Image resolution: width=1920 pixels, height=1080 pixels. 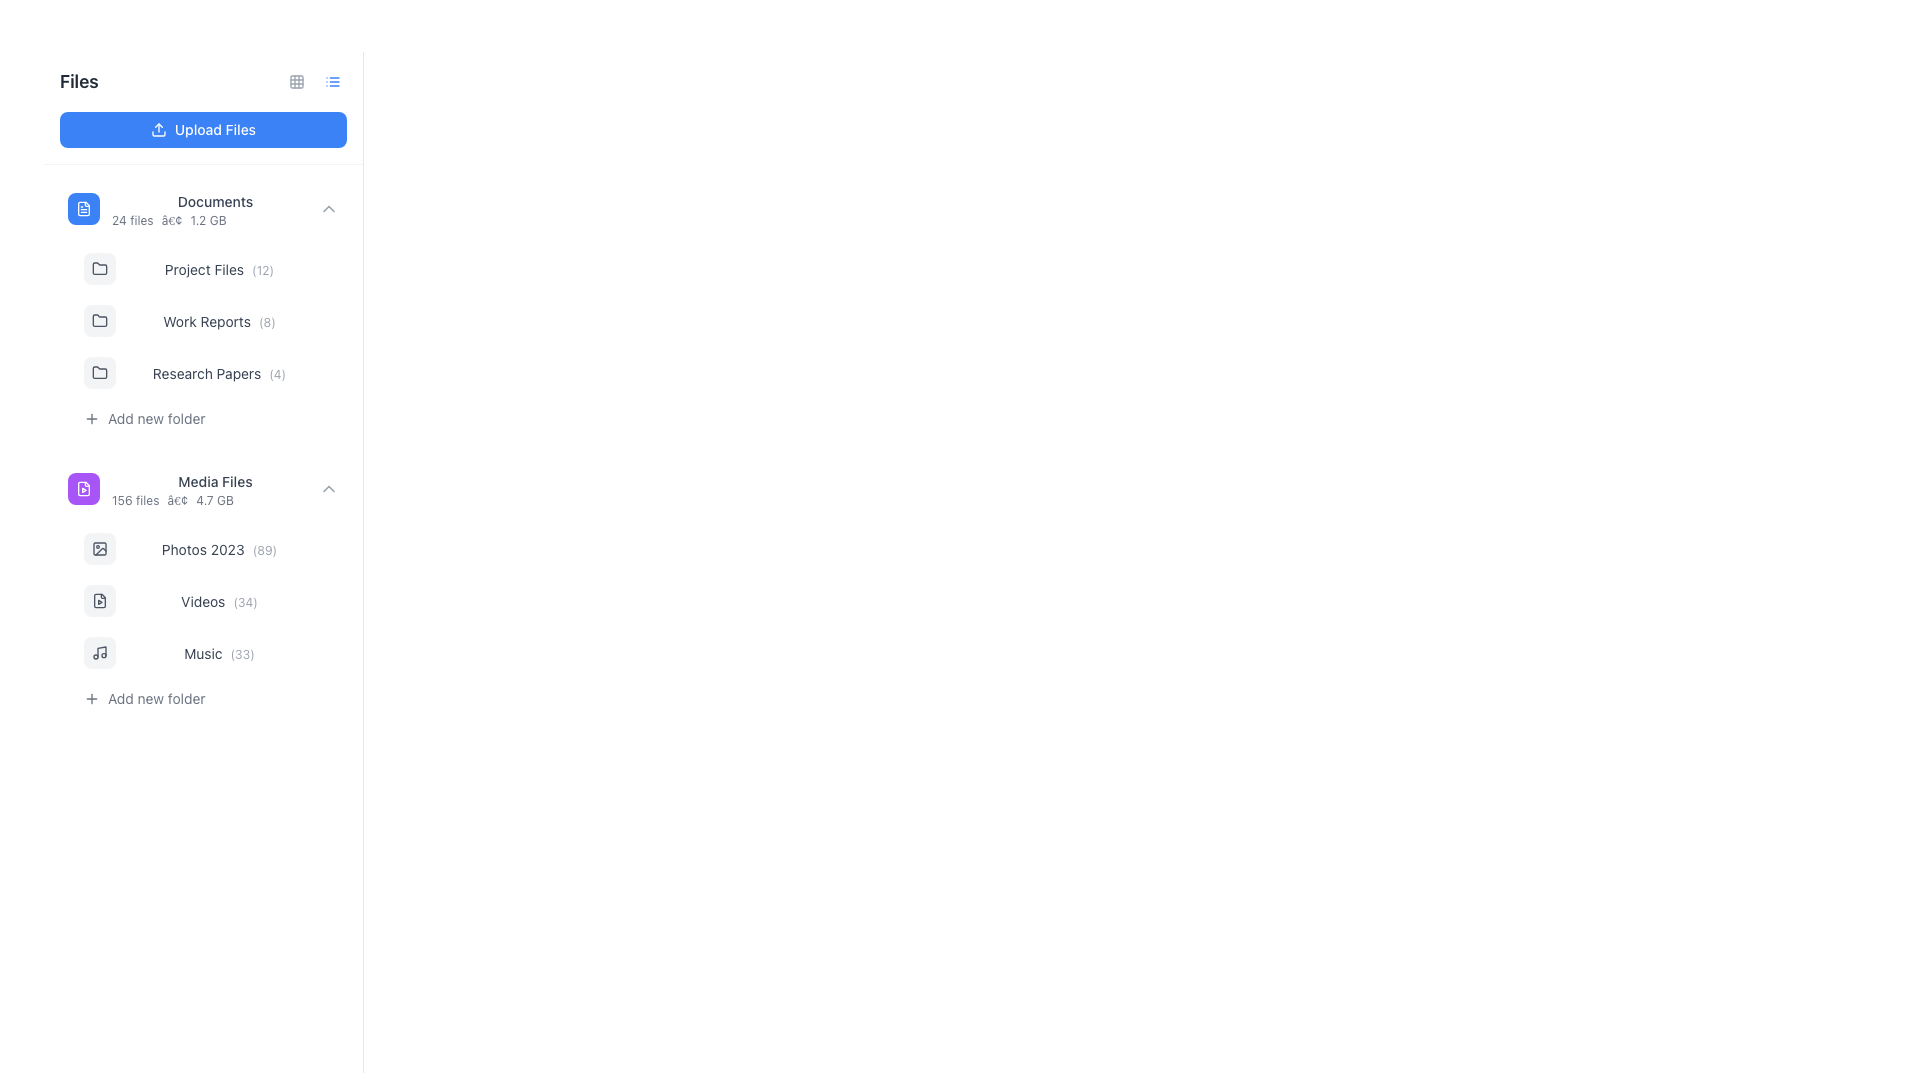 What do you see at coordinates (215, 481) in the screenshot?
I see `the text label indicating 'Media Files', which is located in the second section of the vertical file list under 'Documents'` at bounding box center [215, 481].